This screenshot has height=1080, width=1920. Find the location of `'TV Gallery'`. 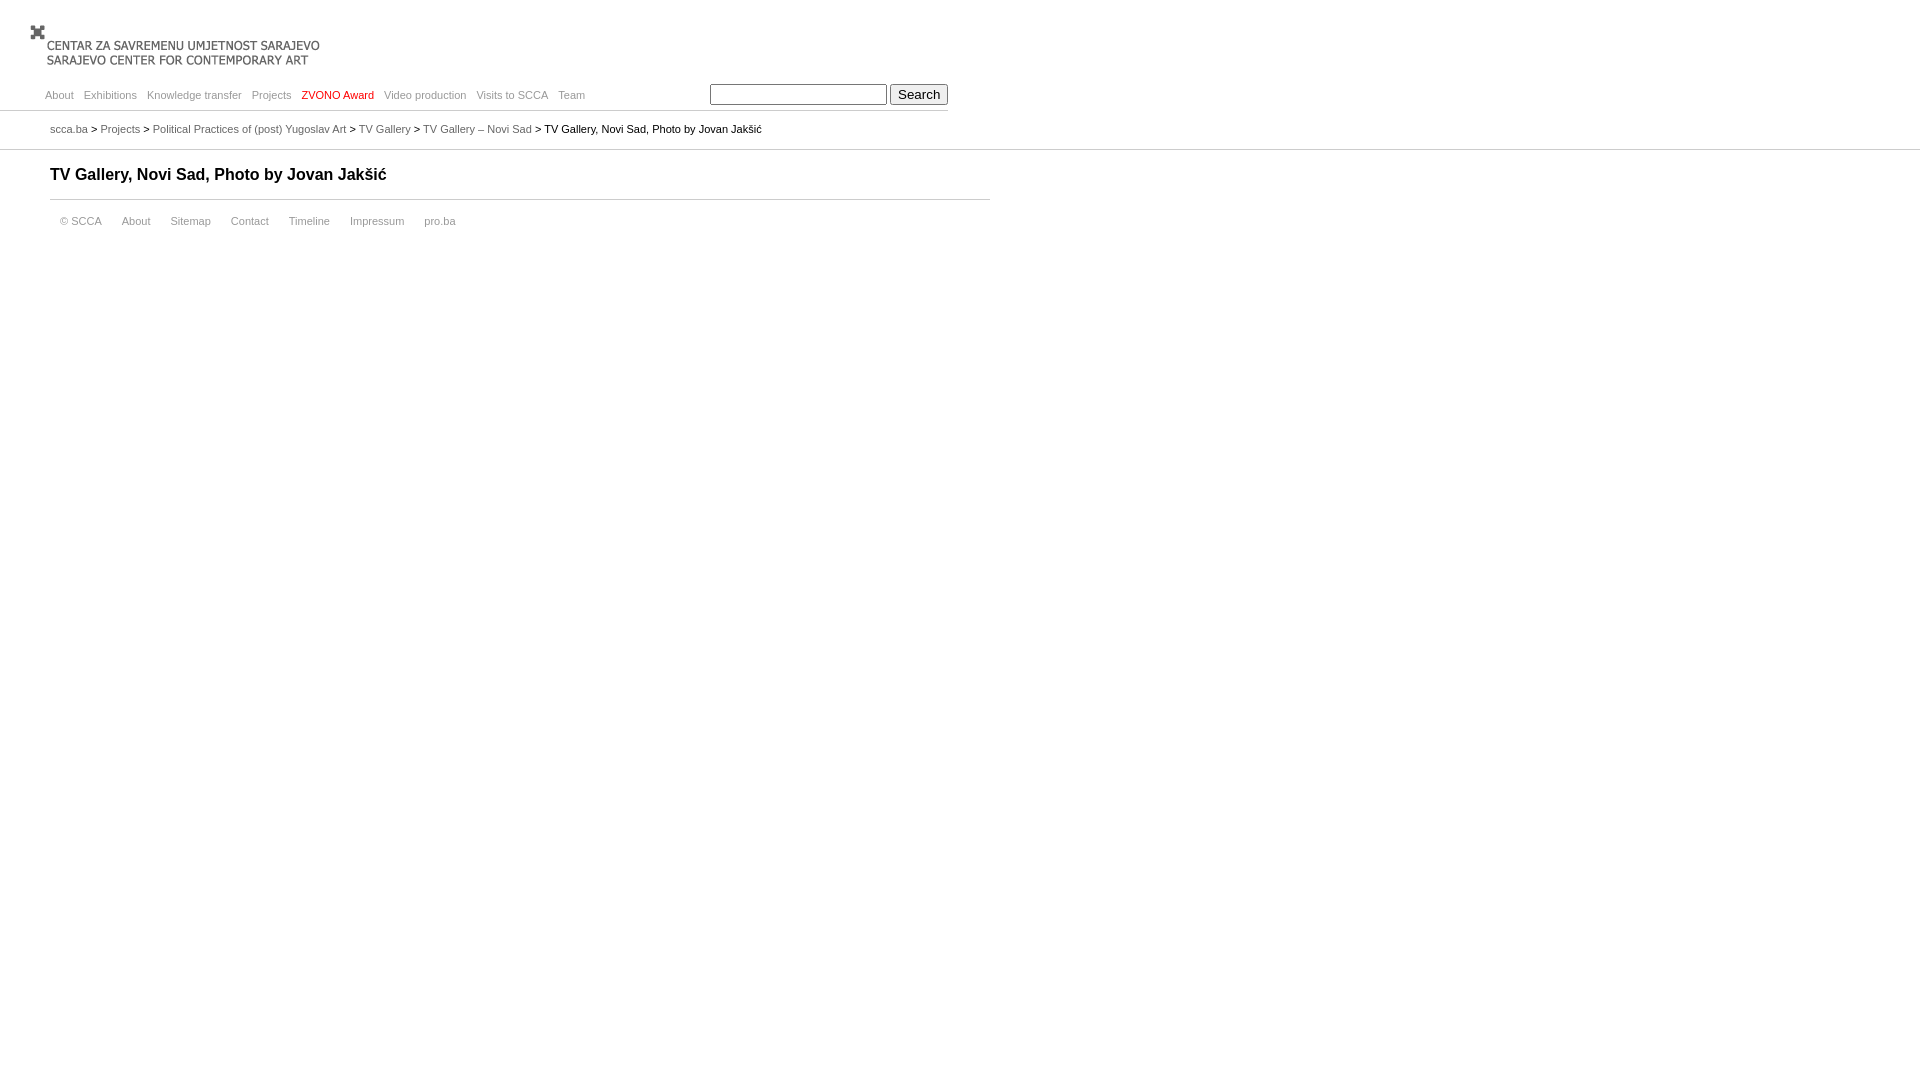

'TV Gallery' is located at coordinates (384, 128).